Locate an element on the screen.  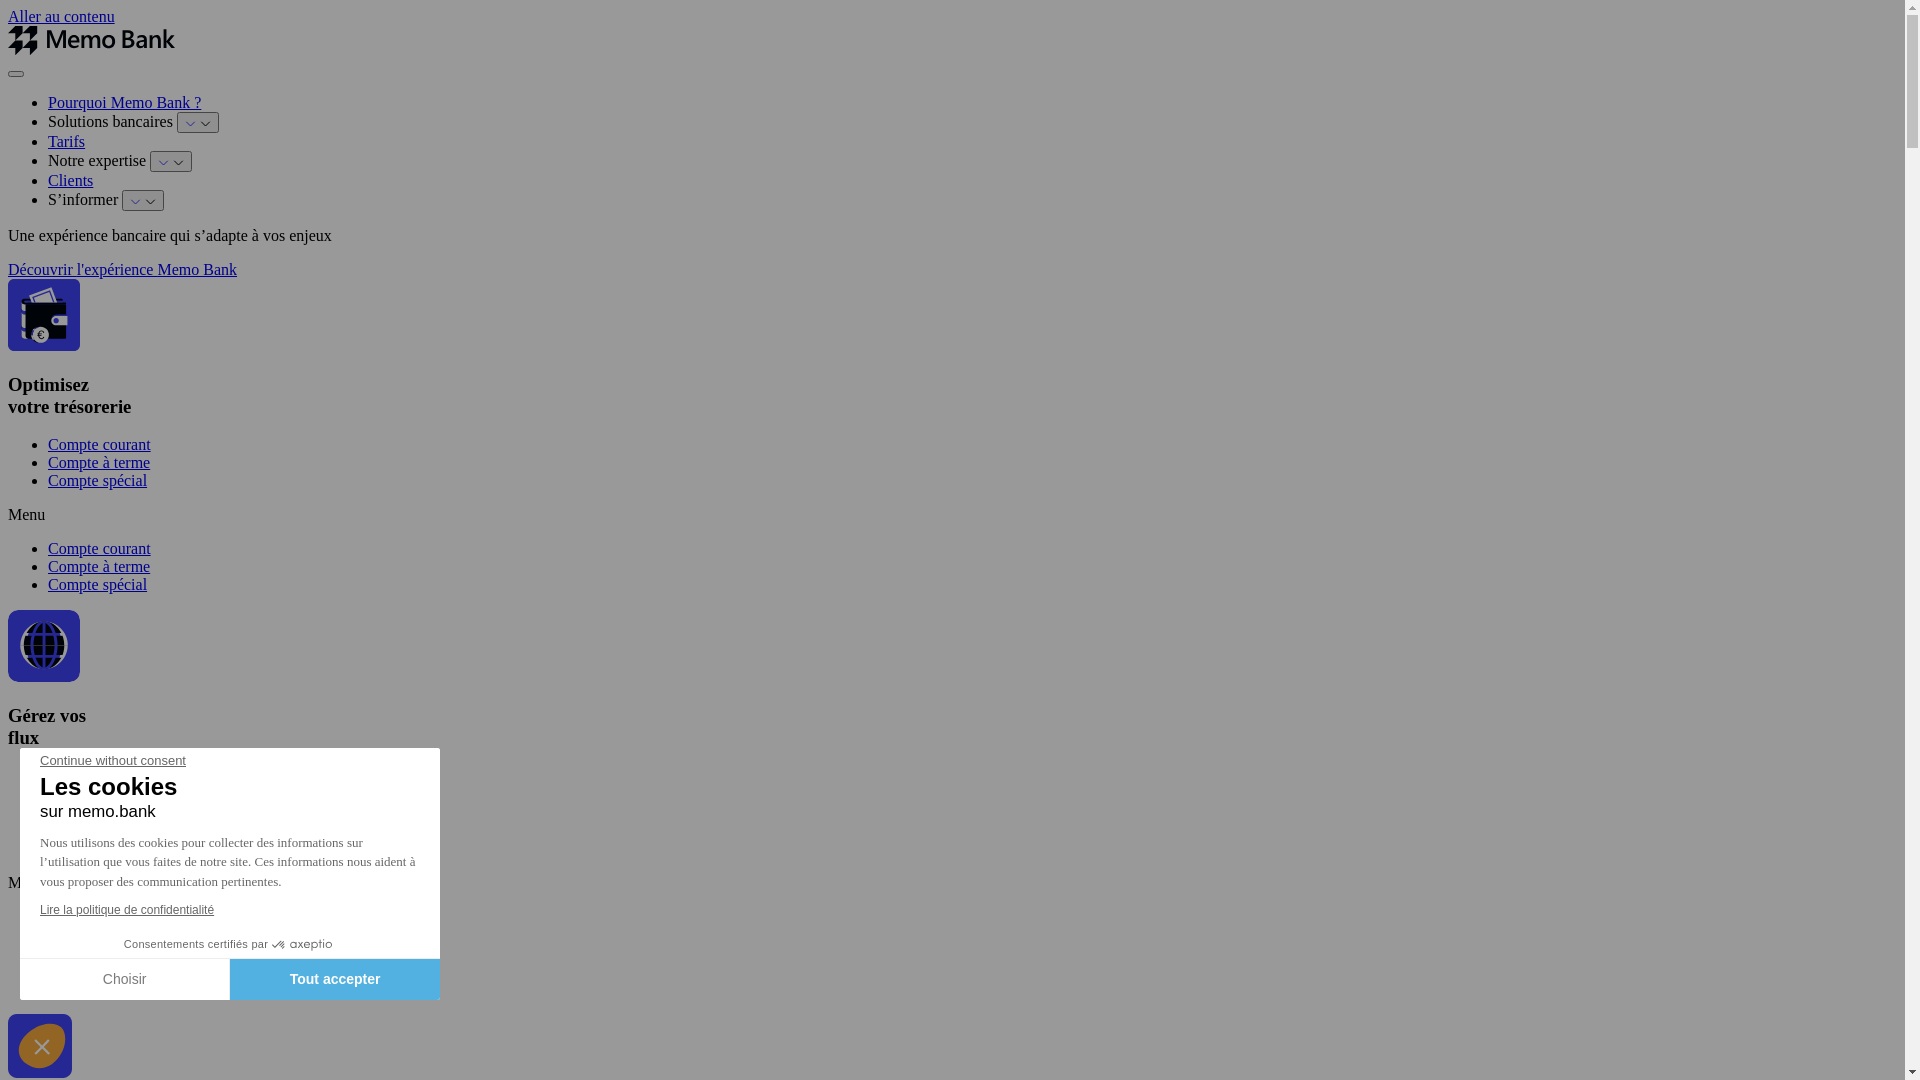
'Clients' is located at coordinates (70, 180).